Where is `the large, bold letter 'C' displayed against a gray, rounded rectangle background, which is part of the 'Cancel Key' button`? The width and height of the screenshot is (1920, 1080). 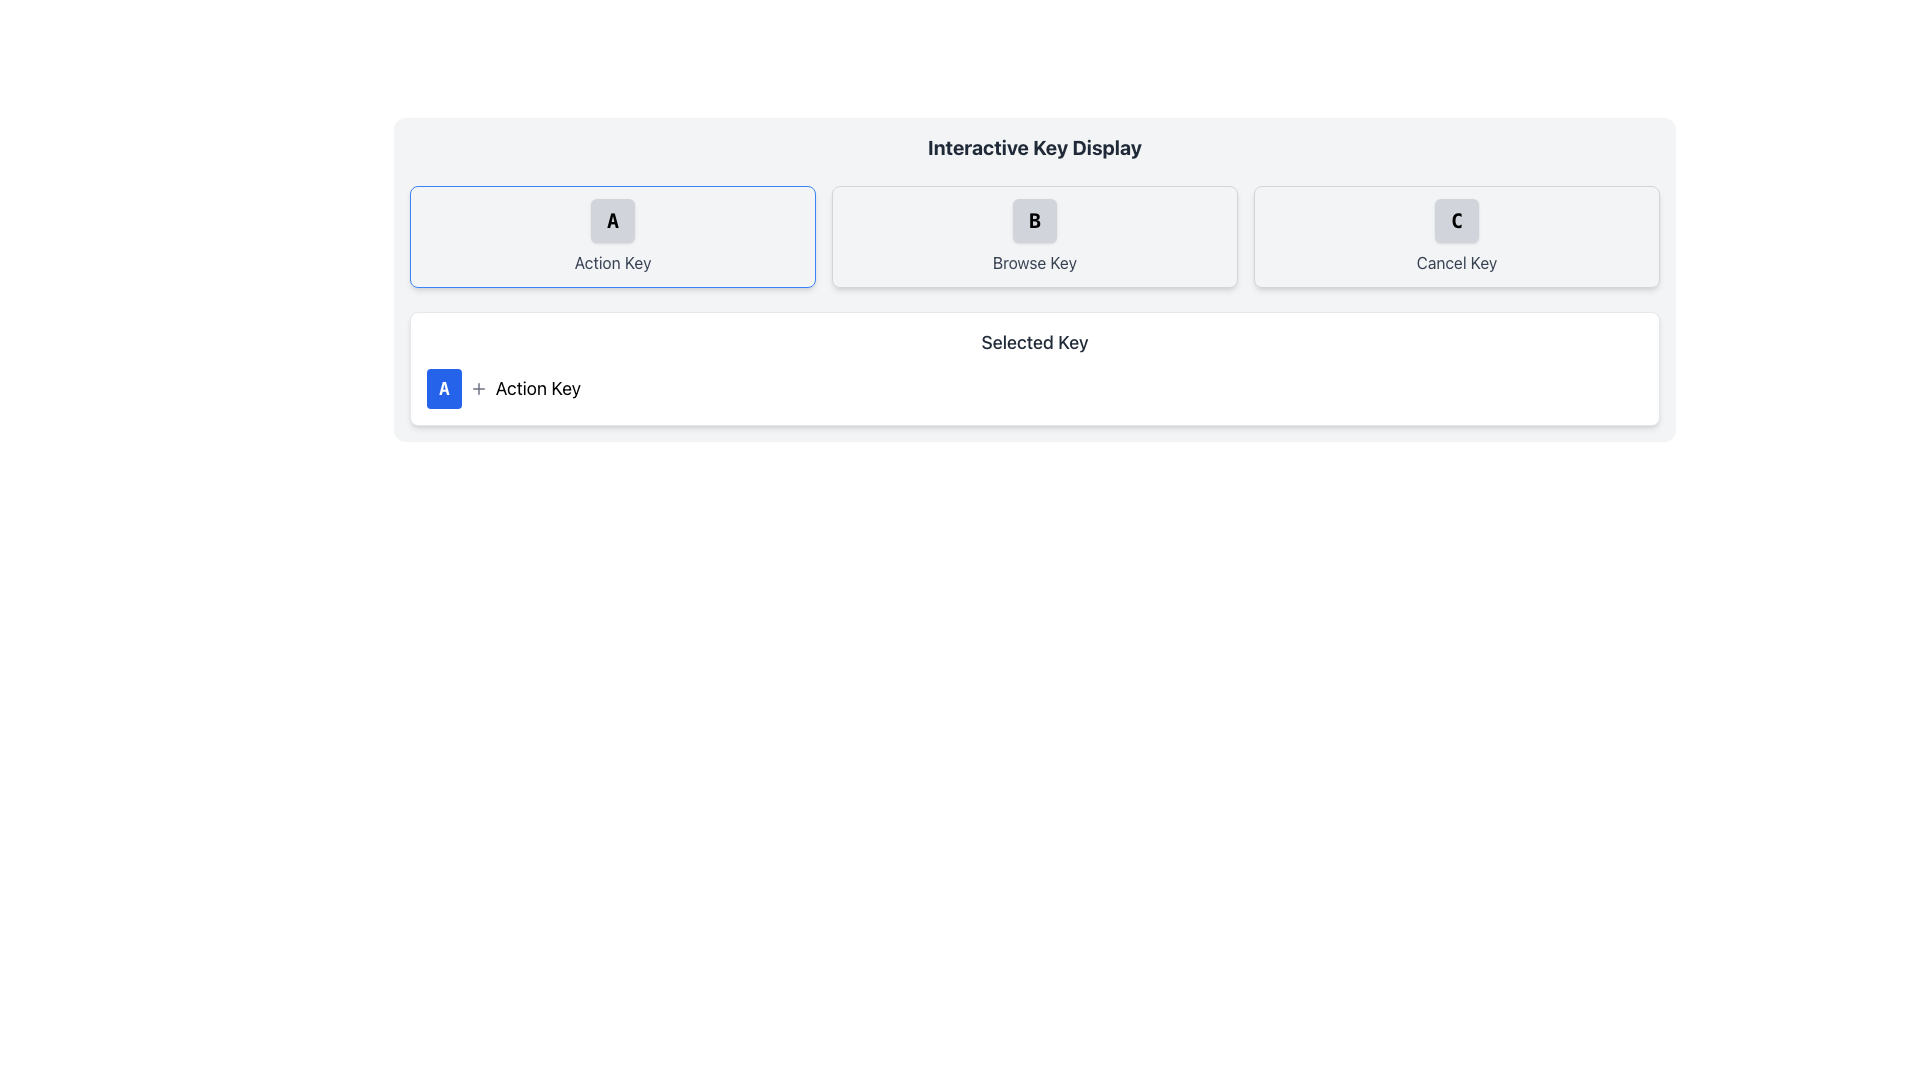
the large, bold letter 'C' displayed against a gray, rounded rectangle background, which is part of the 'Cancel Key' button is located at coordinates (1456, 220).